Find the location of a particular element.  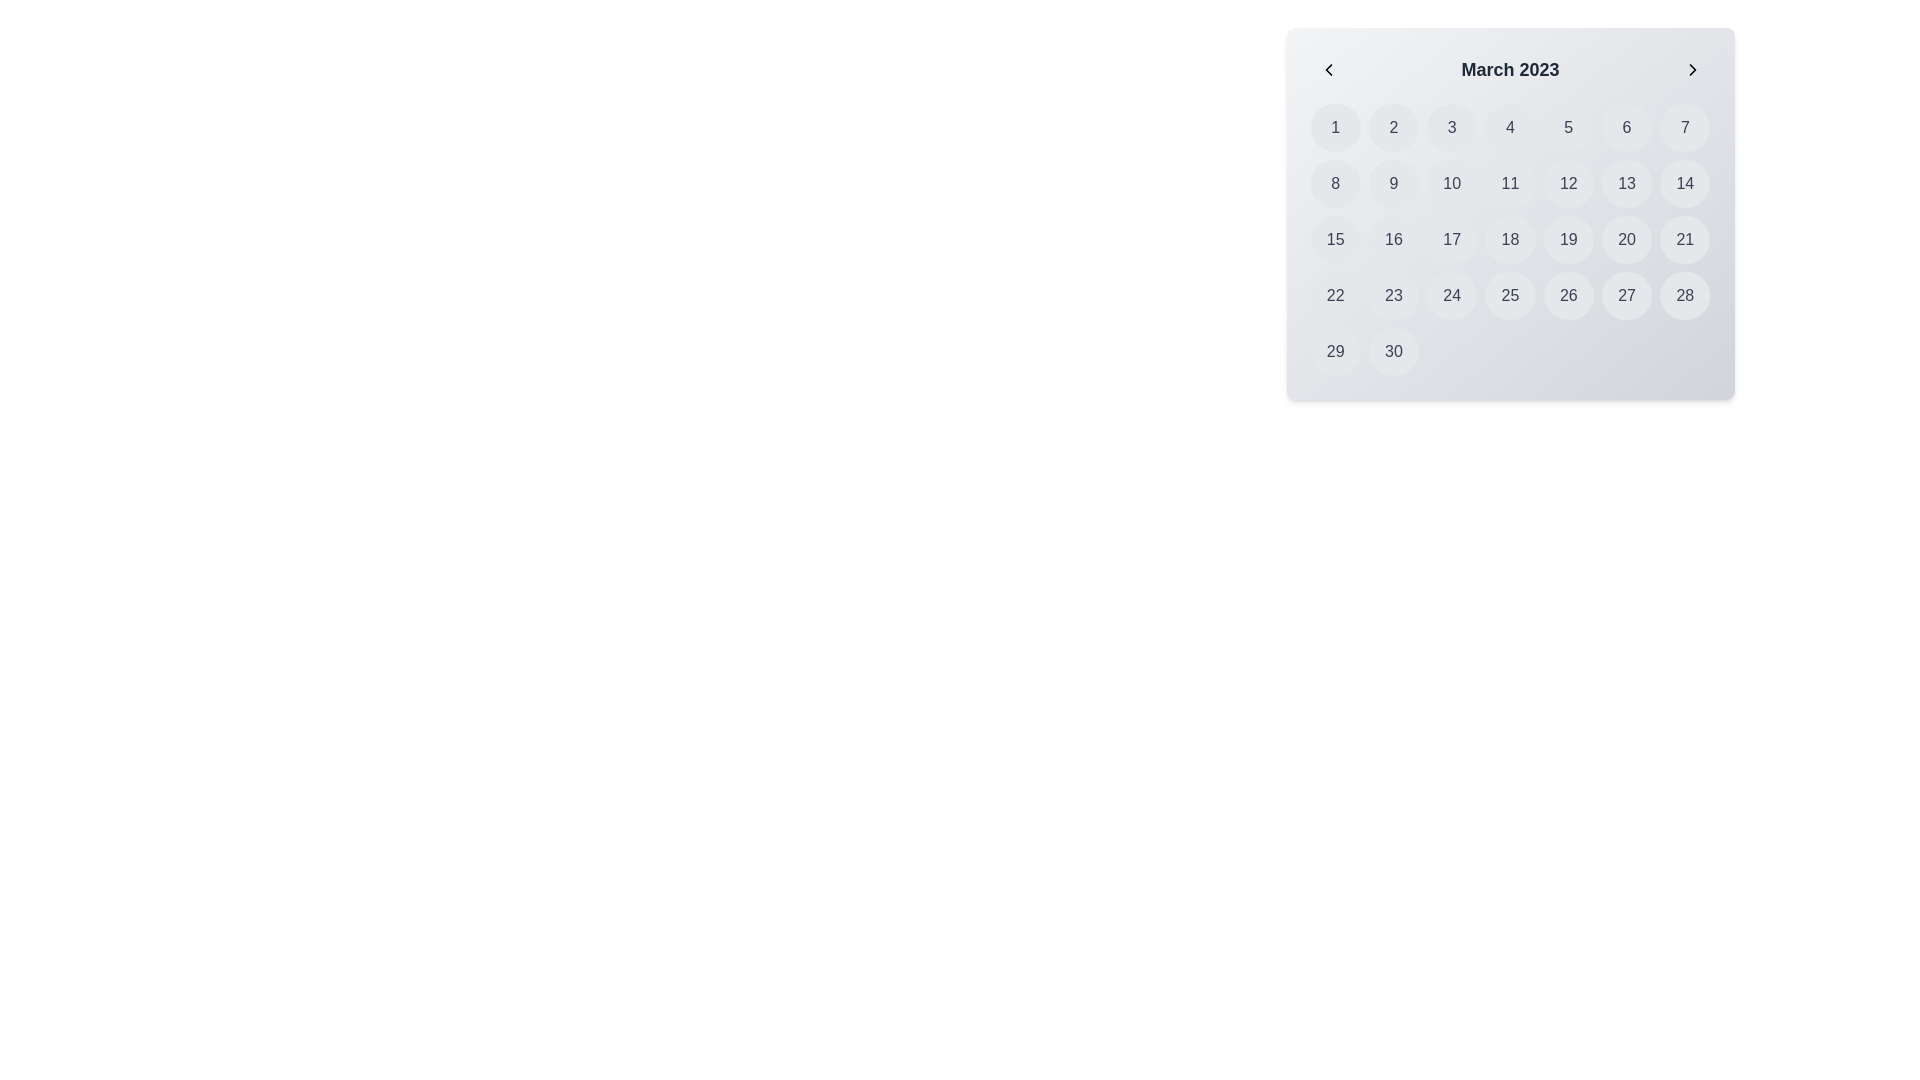

the button representing the 2nd day of March 2023 in the calendar is located at coordinates (1392, 127).